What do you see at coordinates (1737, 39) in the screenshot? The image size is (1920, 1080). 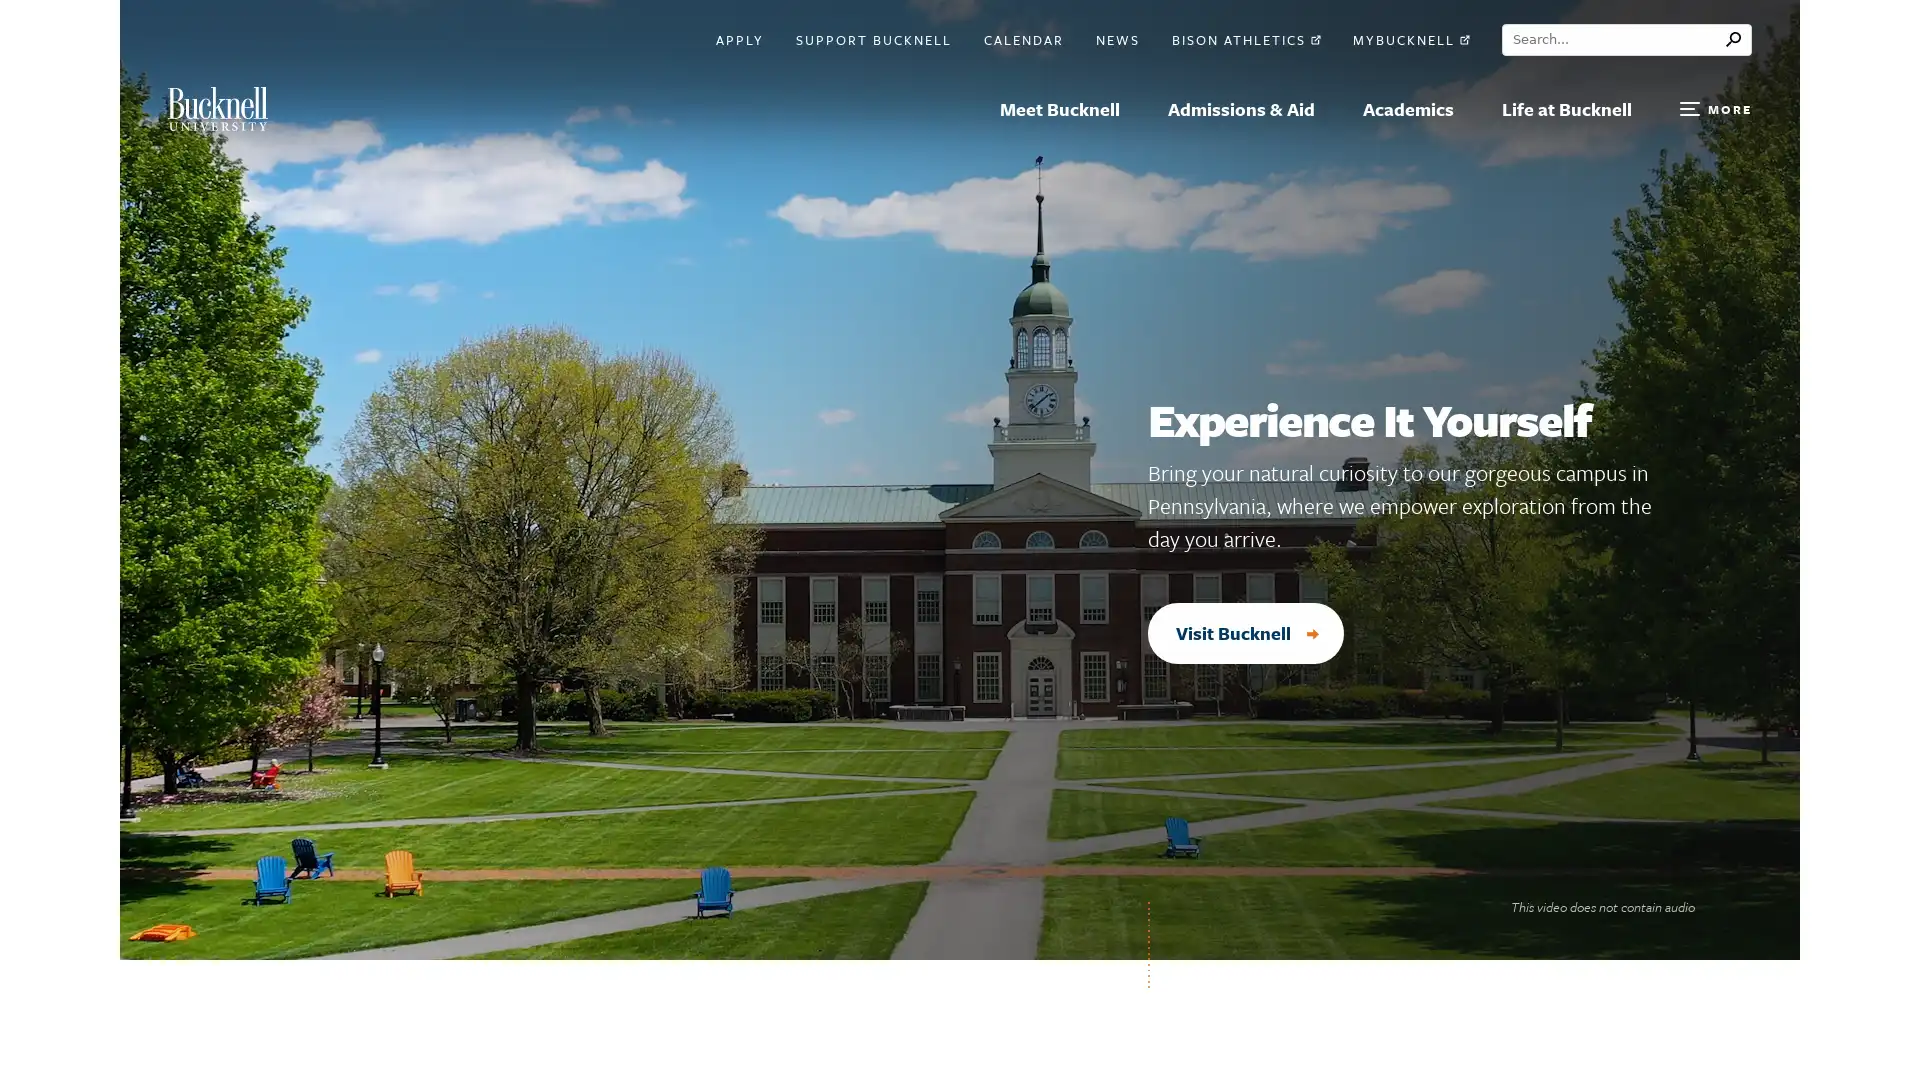 I see `Submit` at bounding box center [1737, 39].